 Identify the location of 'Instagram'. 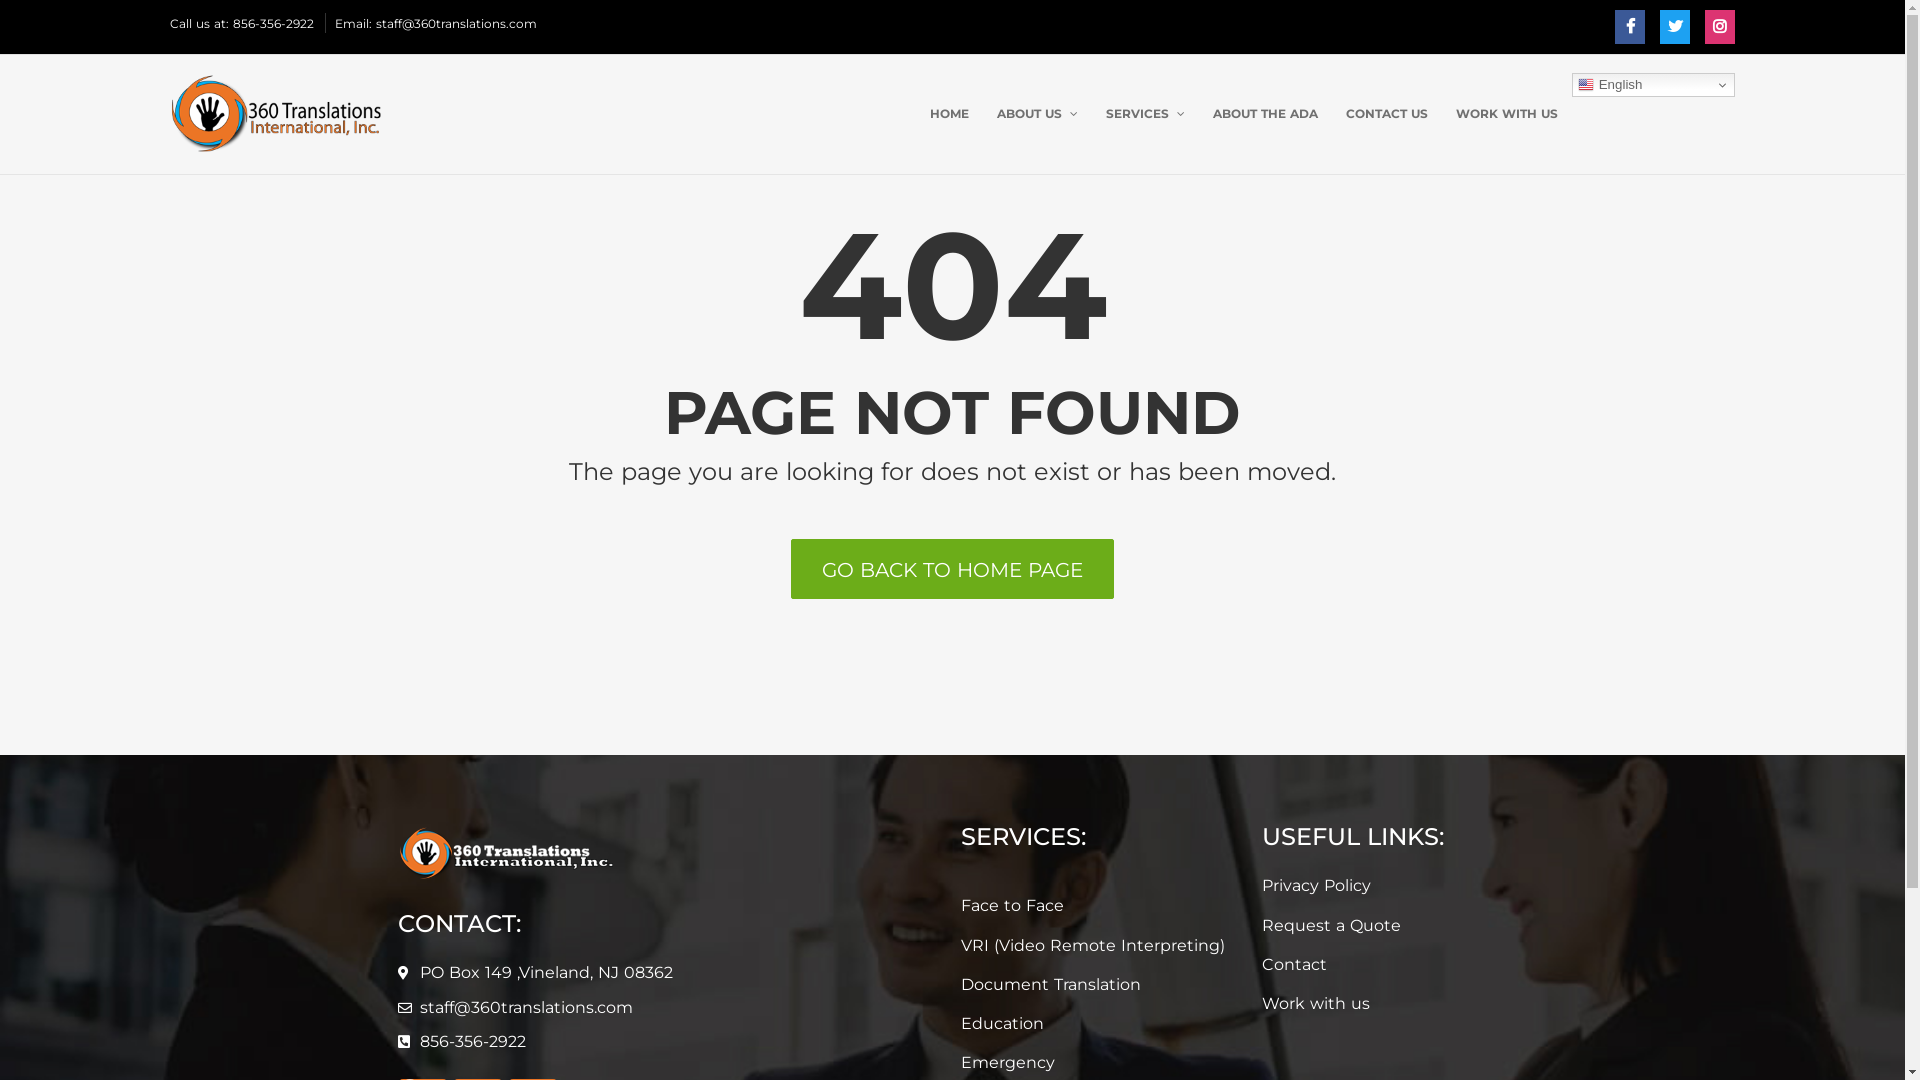
(1718, 27).